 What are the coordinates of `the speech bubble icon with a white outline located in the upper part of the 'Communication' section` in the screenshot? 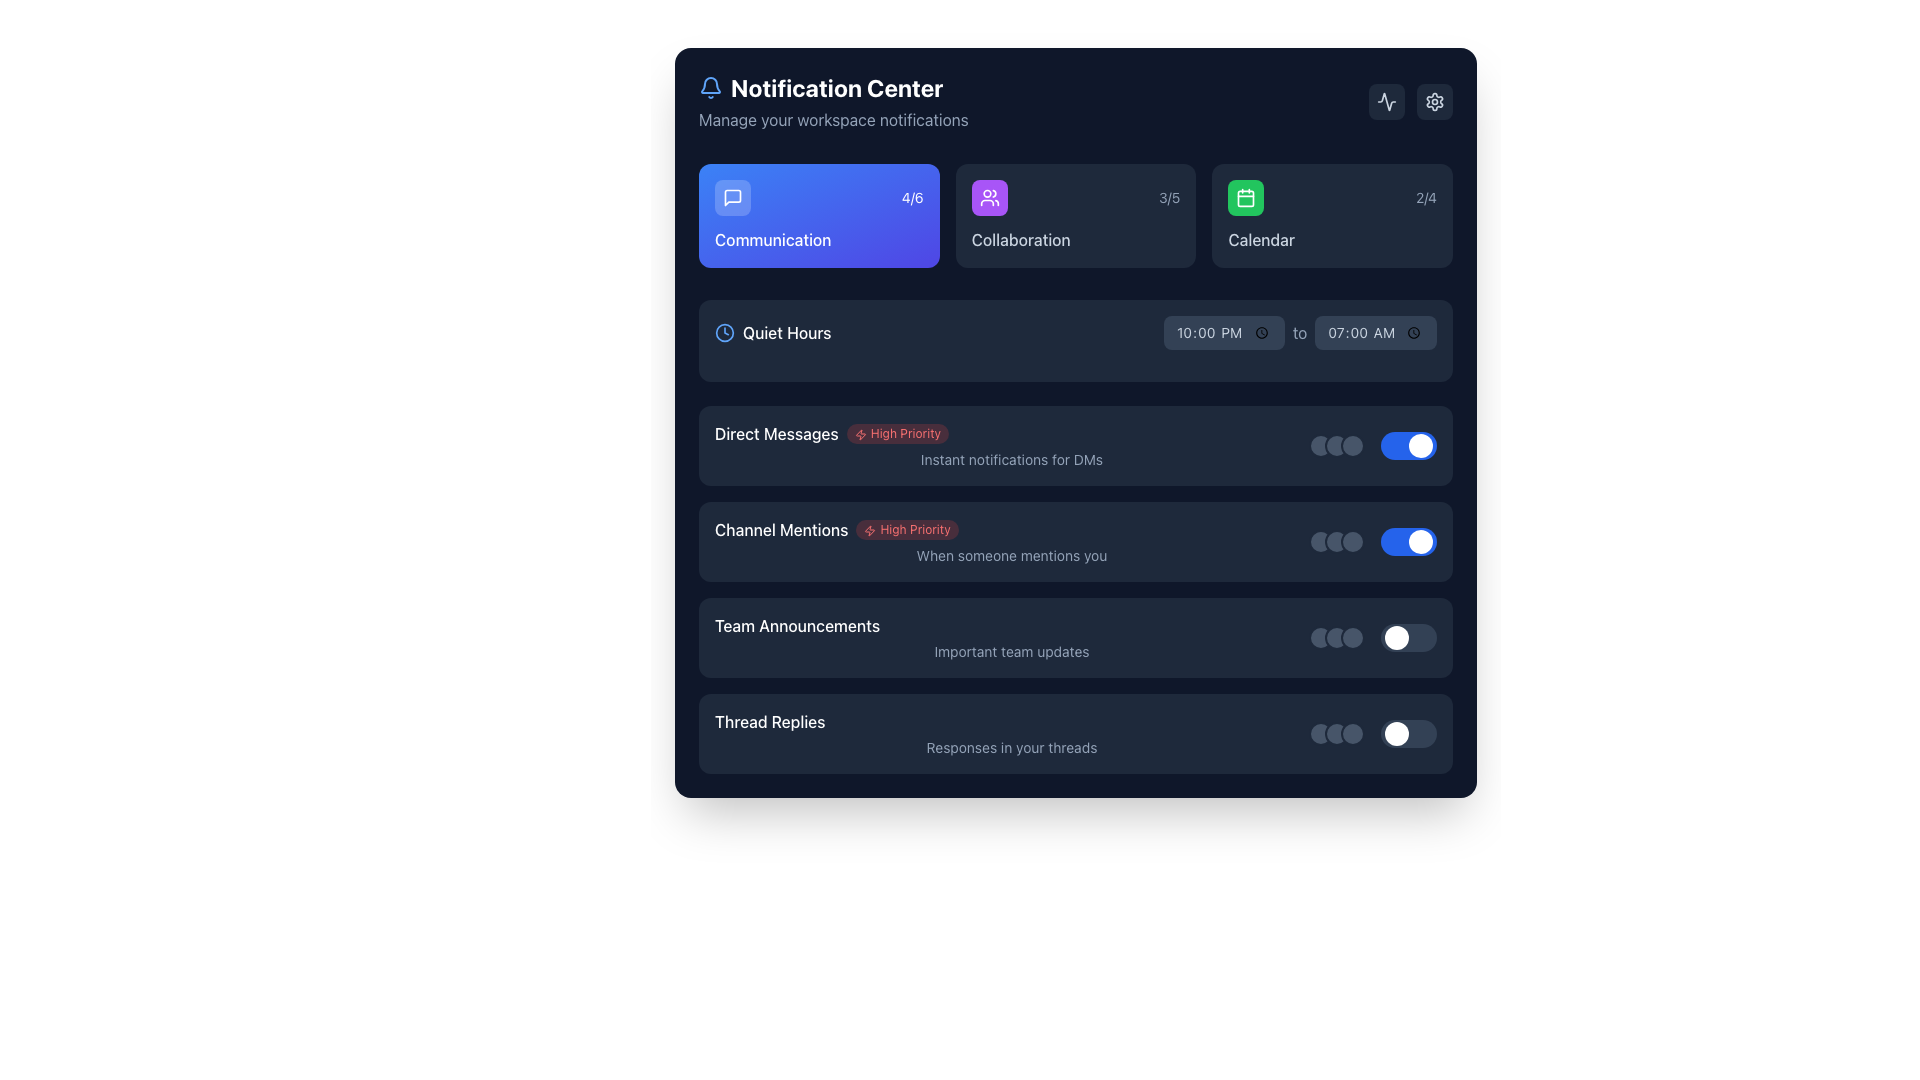 It's located at (732, 197).